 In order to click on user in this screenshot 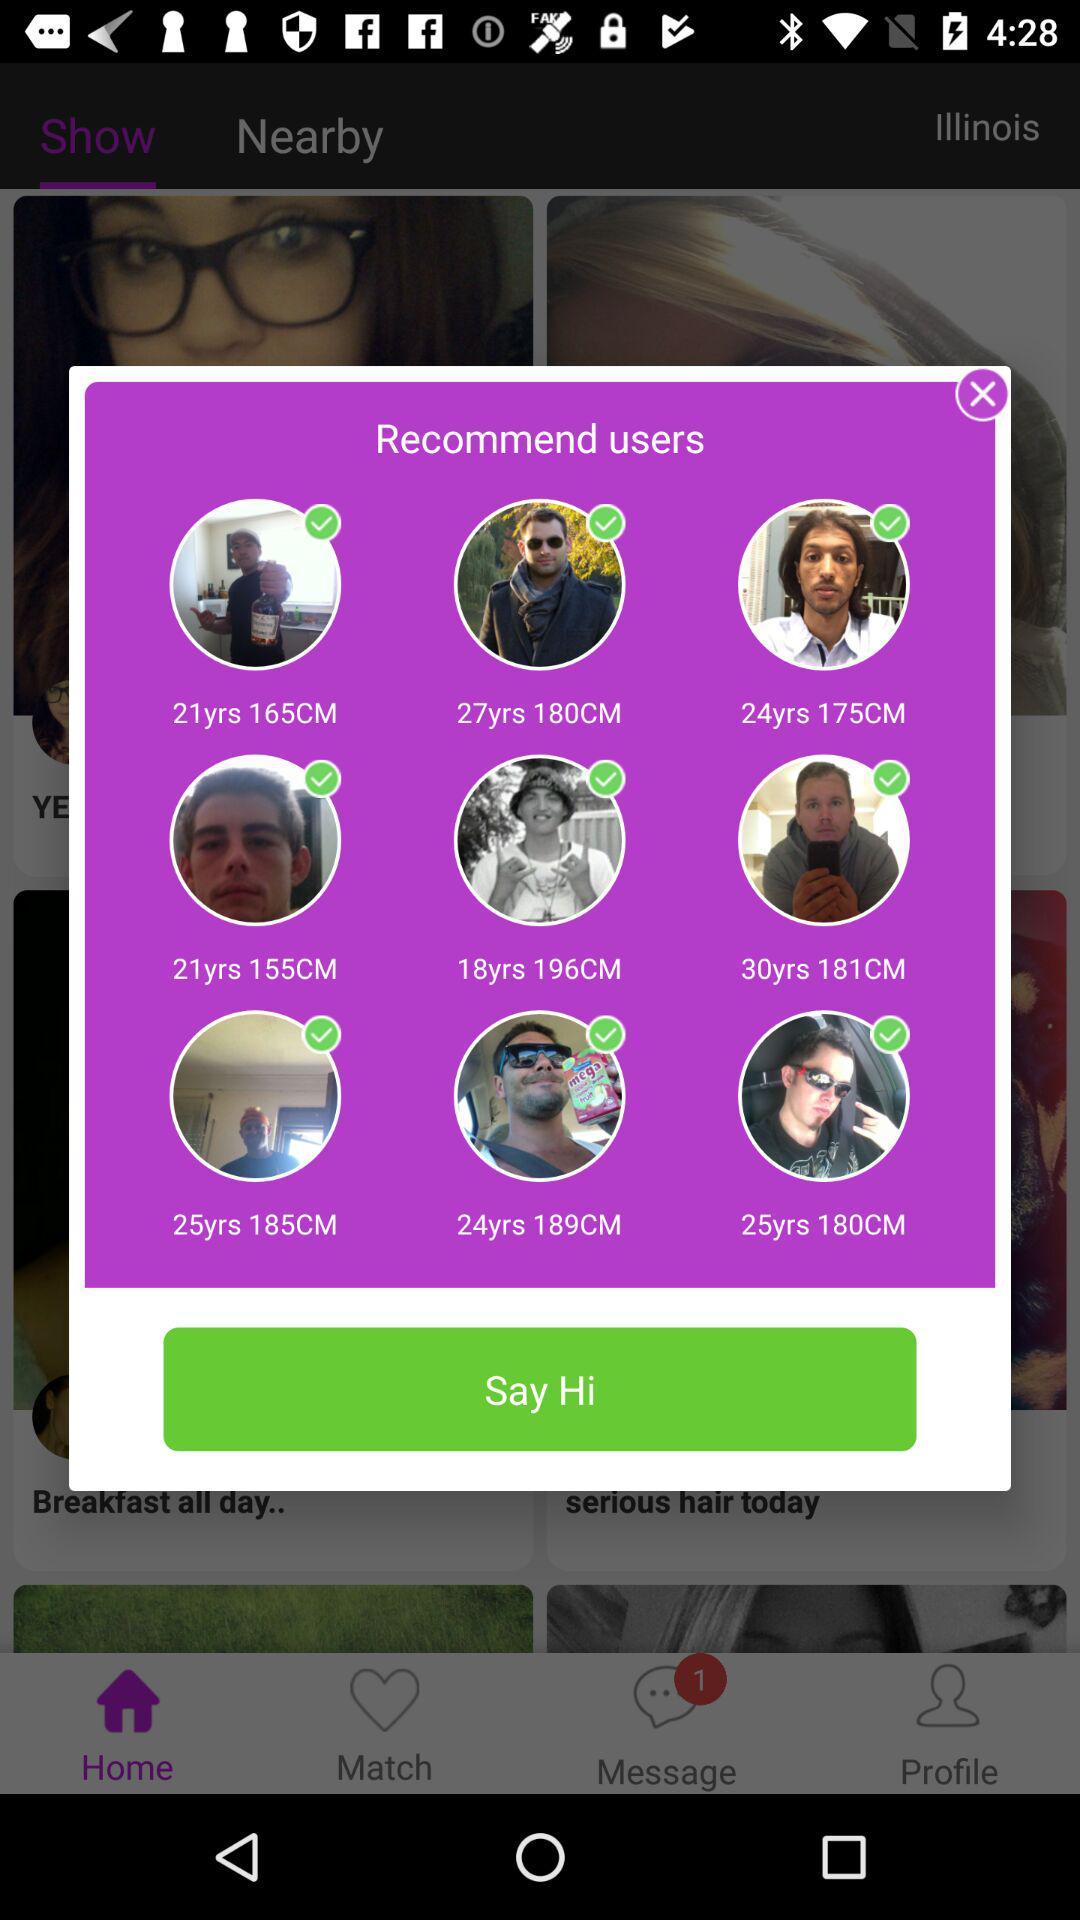, I will do `click(604, 778)`.